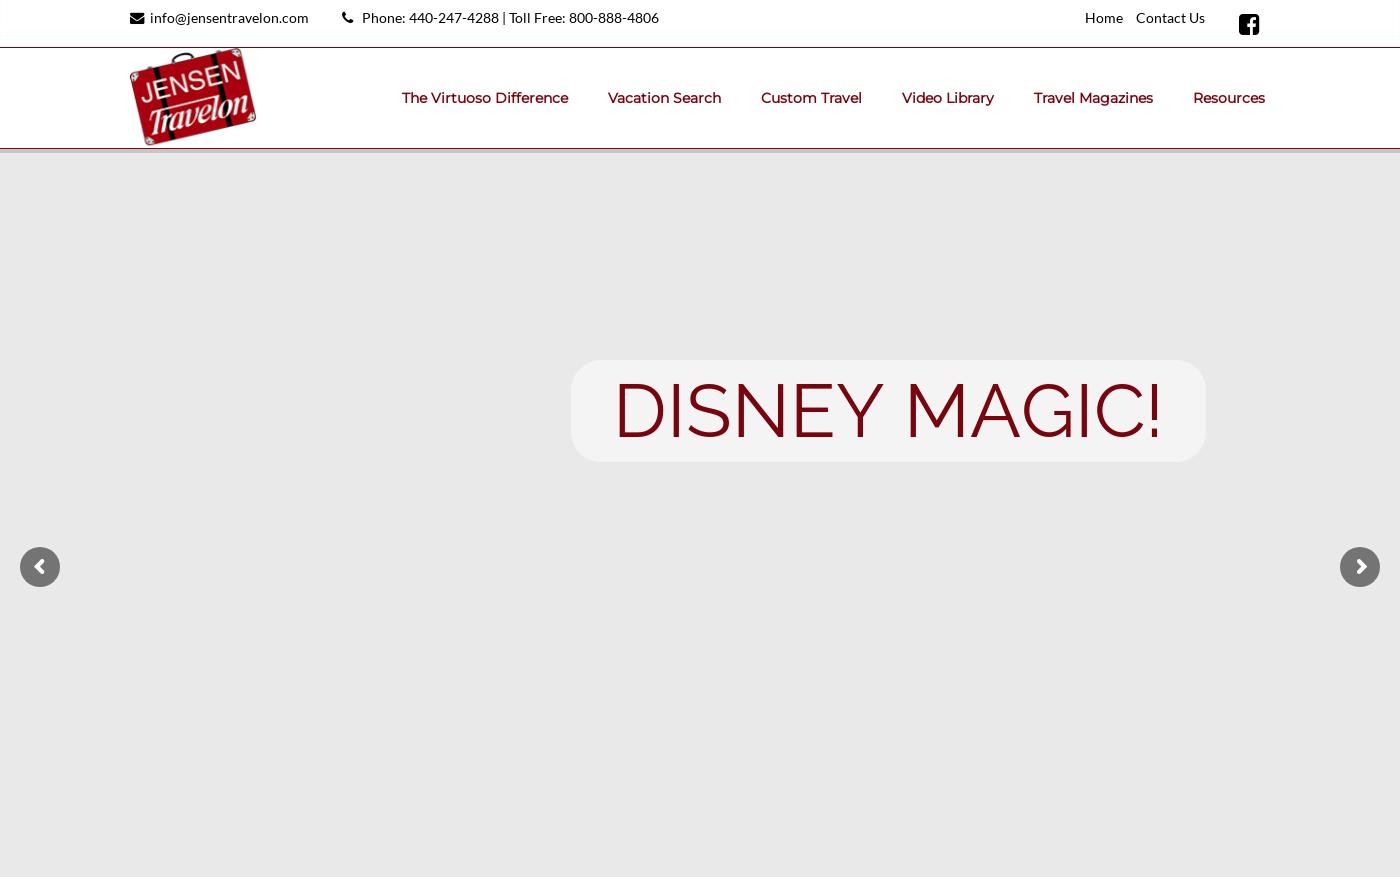  I want to click on 'Vacation Search', so click(664, 97).